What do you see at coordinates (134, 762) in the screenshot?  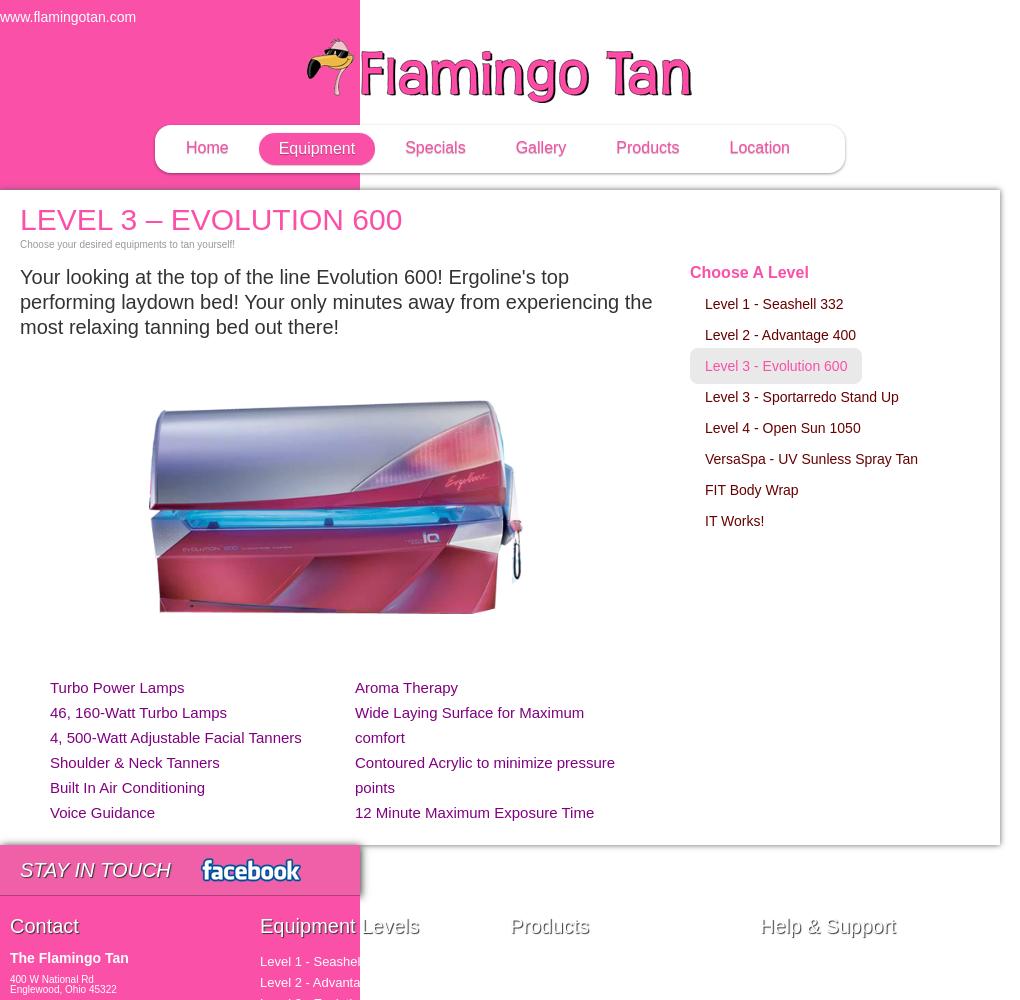 I see `'Shoulder & Neck Tanners'` at bounding box center [134, 762].